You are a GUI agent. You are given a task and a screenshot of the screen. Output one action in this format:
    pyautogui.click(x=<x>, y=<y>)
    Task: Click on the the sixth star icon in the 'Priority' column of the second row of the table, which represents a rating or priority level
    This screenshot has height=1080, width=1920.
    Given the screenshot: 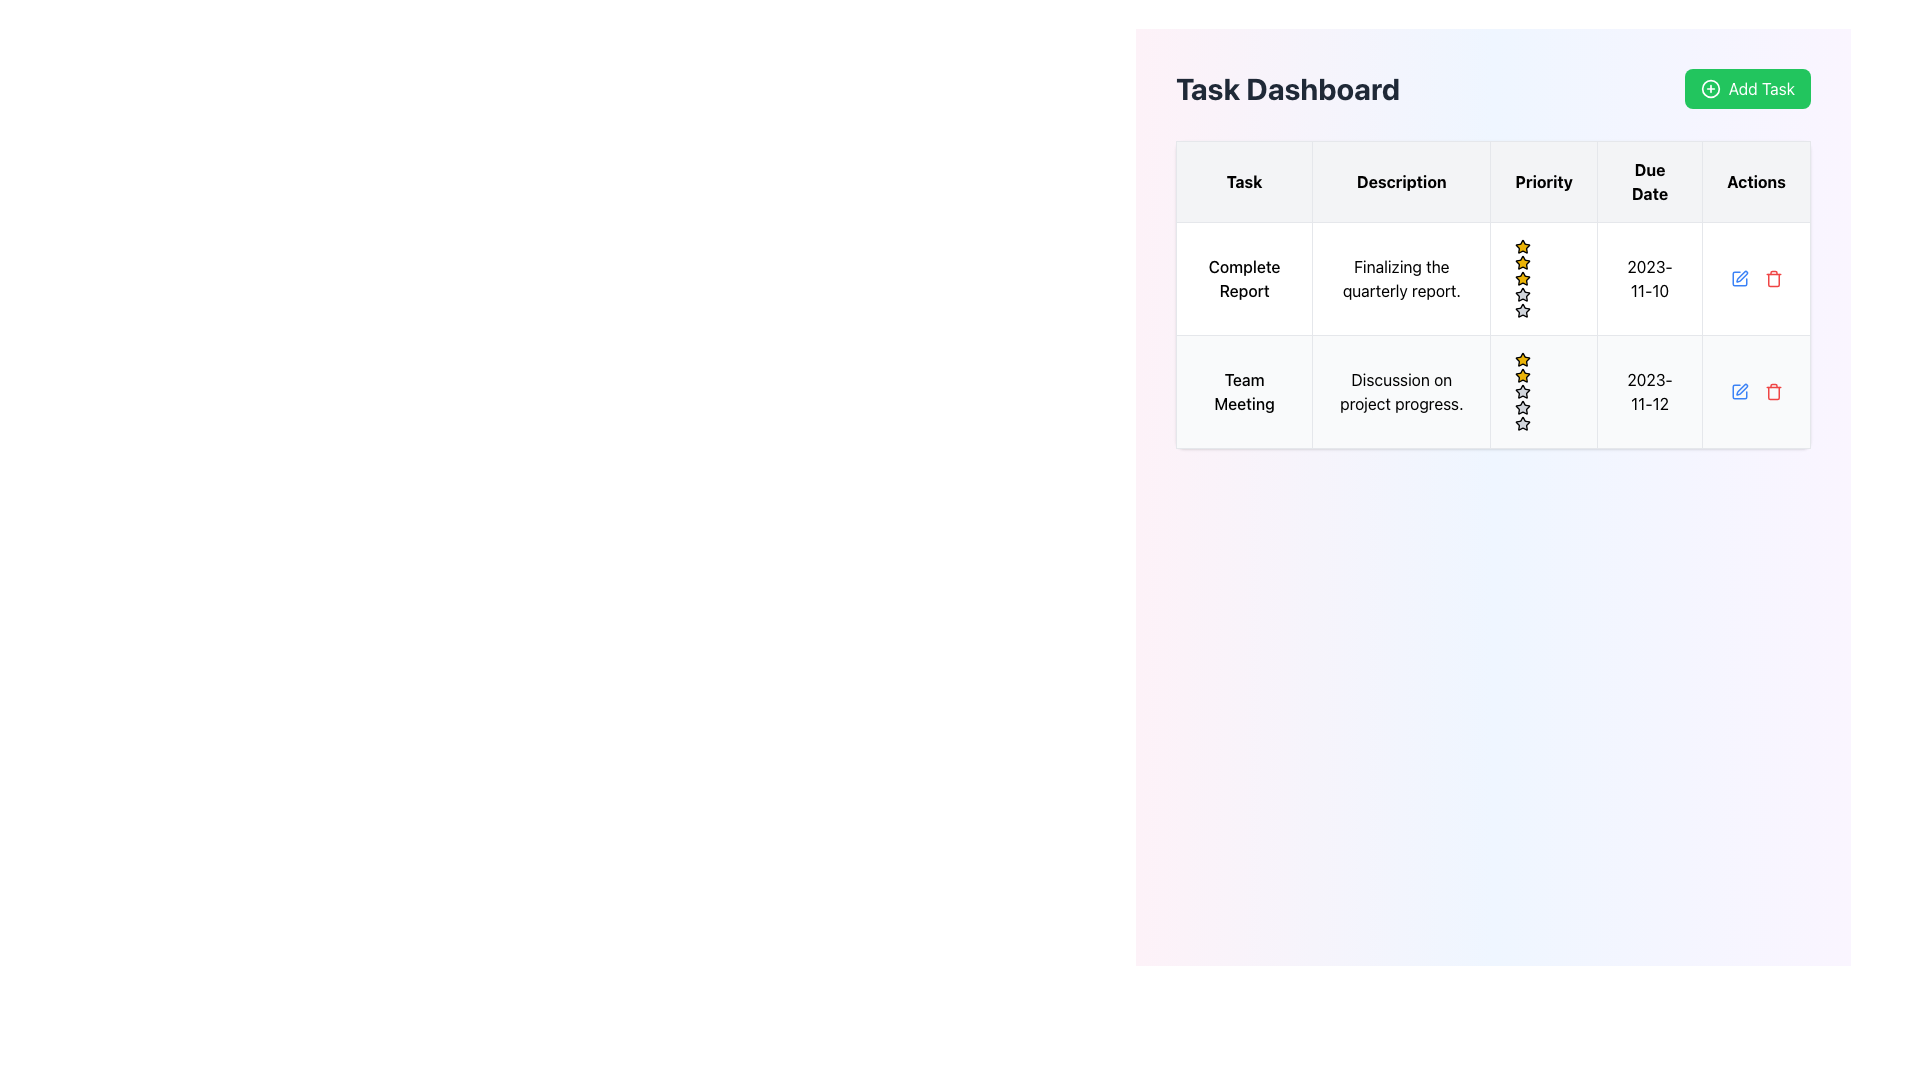 What is the action you would take?
    pyautogui.click(x=1522, y=294)
    